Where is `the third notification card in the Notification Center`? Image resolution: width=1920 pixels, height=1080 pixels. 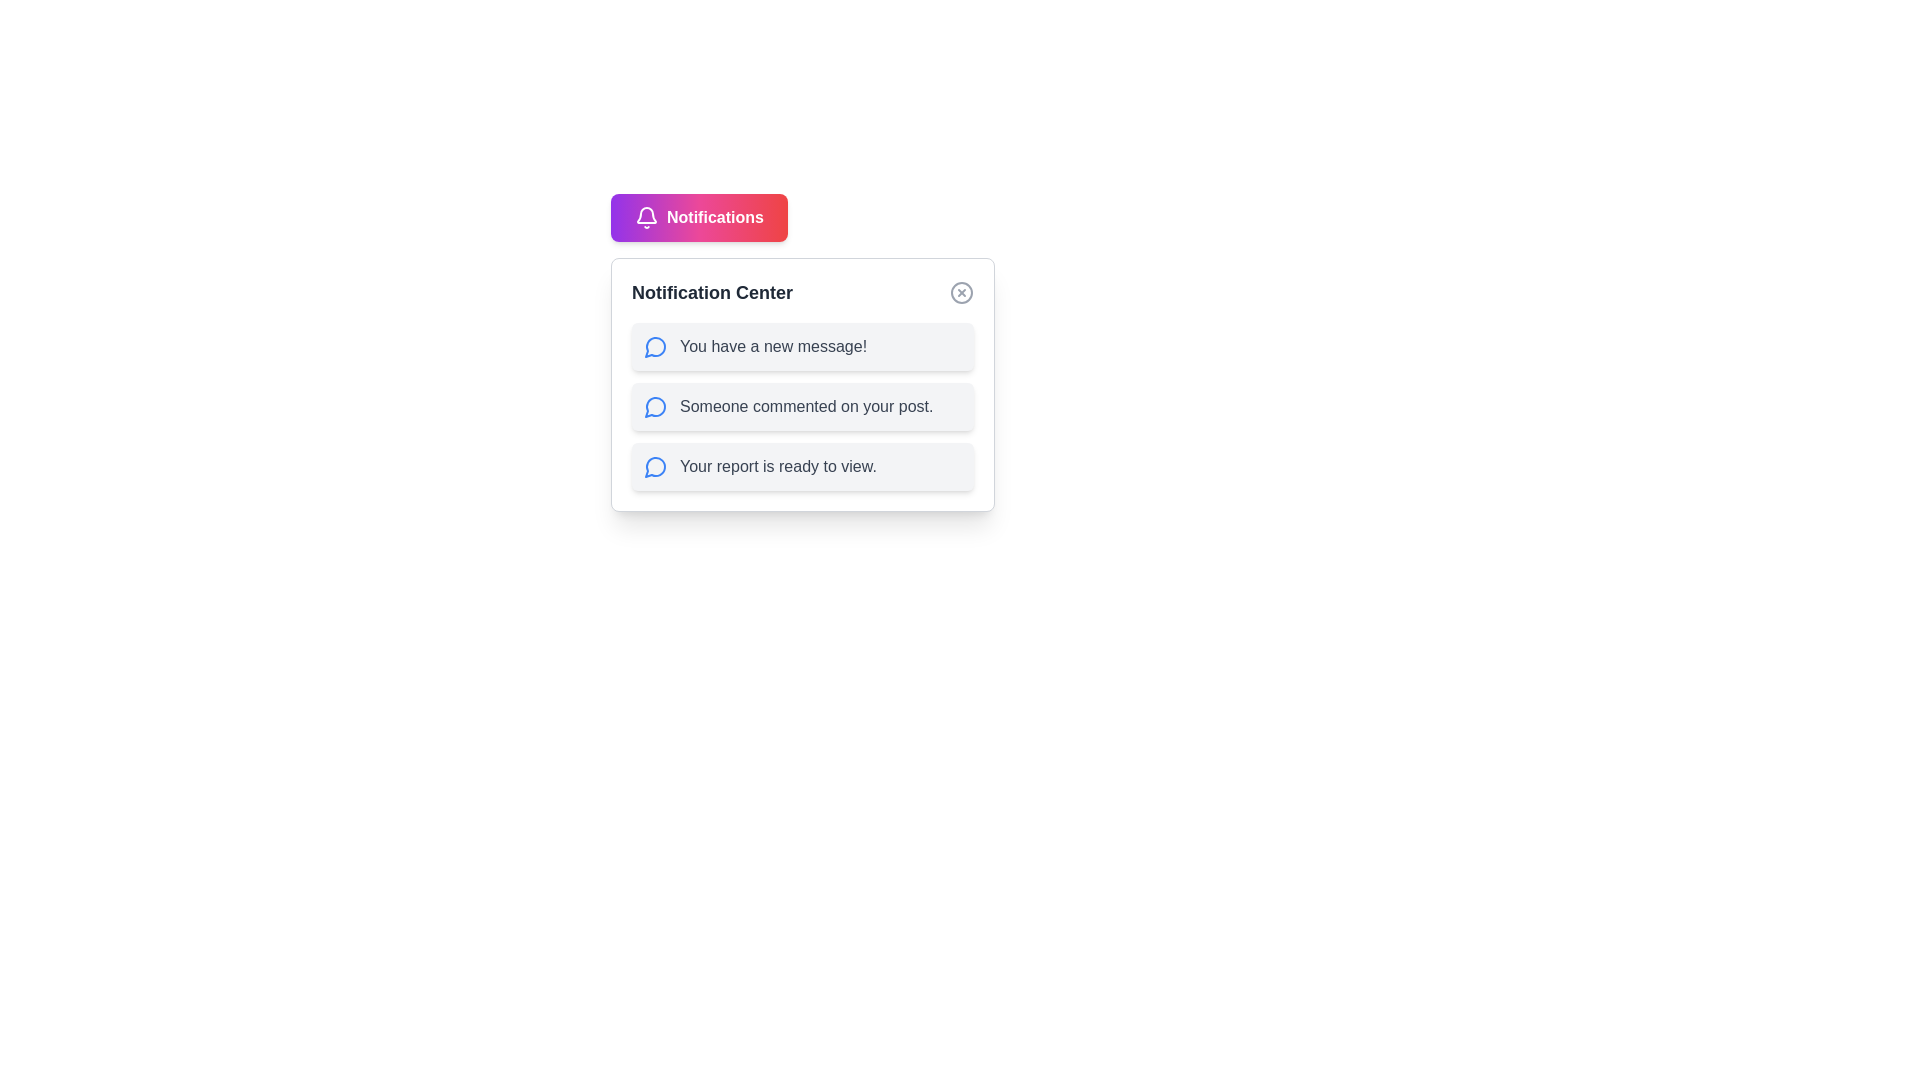
the third notification card in the Notification Center is located at coordinates (802, 466).